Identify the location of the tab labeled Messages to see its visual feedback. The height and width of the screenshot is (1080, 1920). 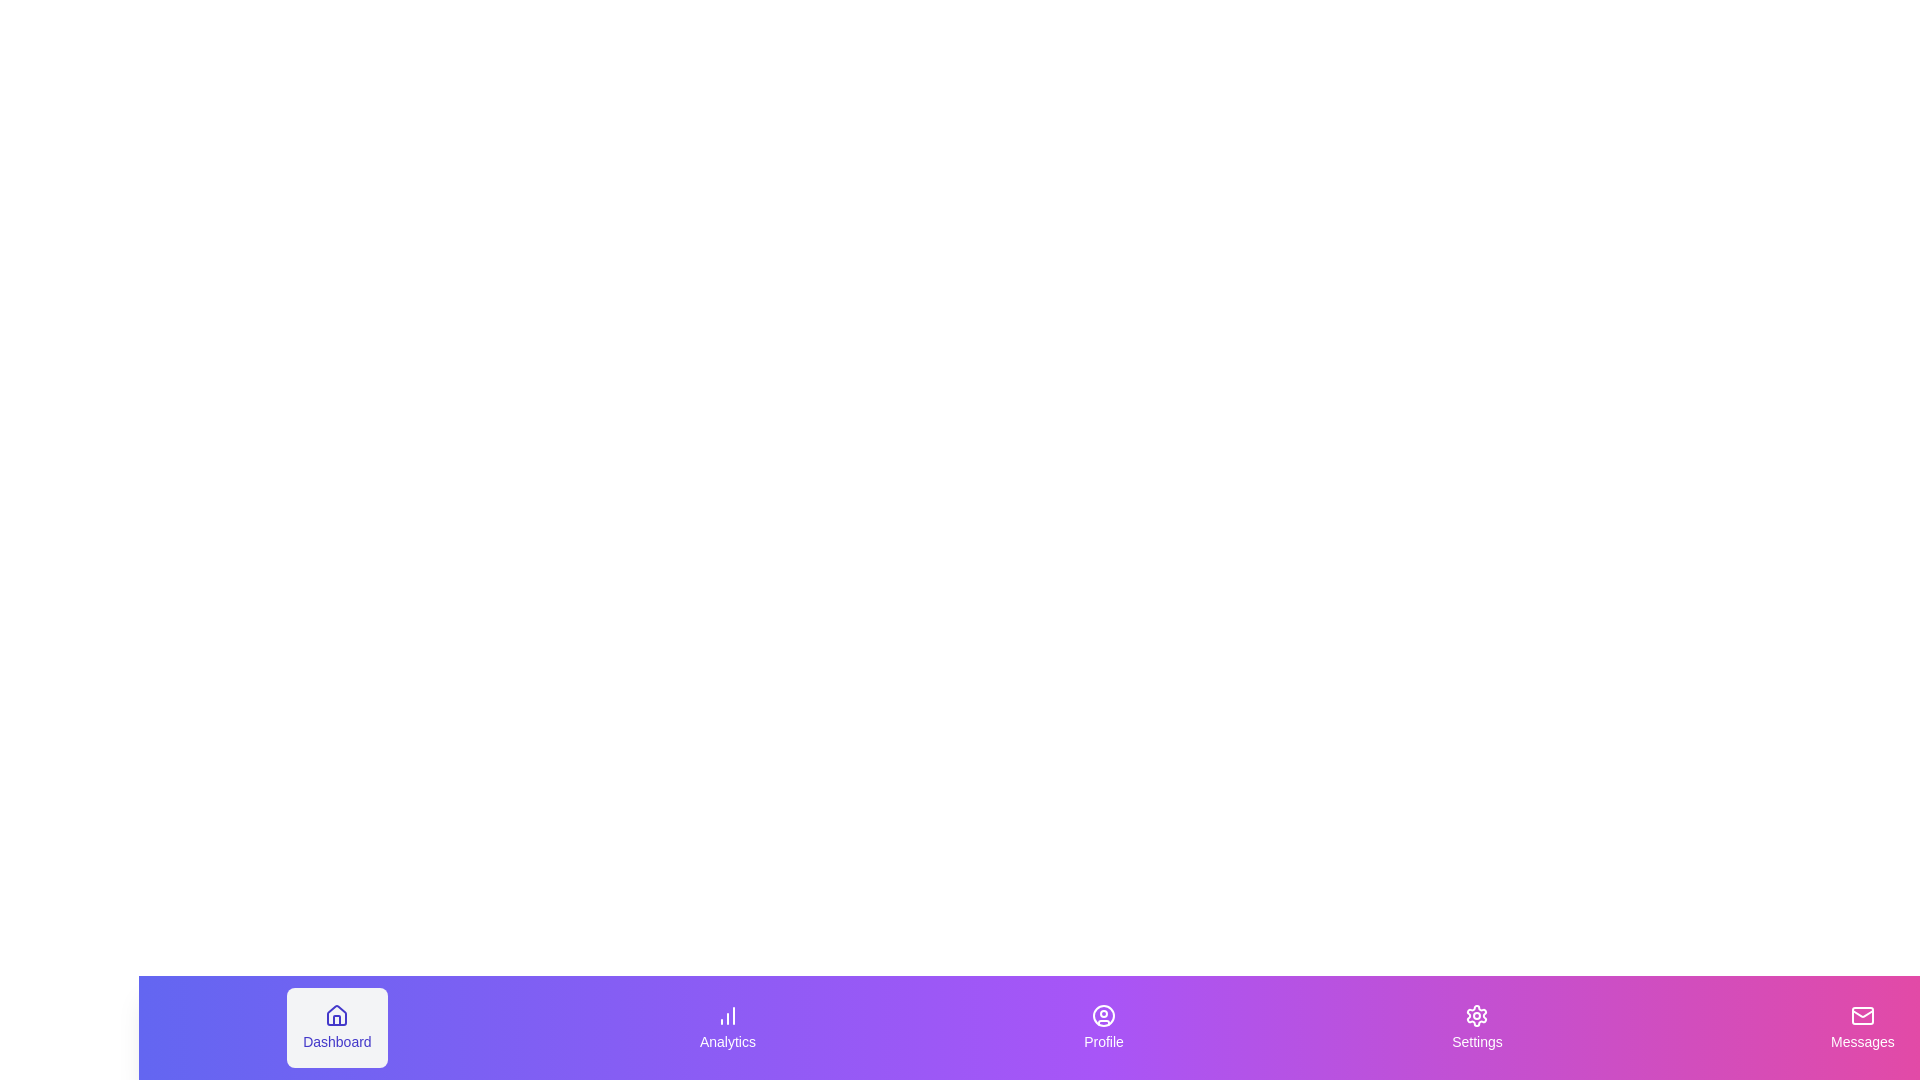
(1861, 1028).